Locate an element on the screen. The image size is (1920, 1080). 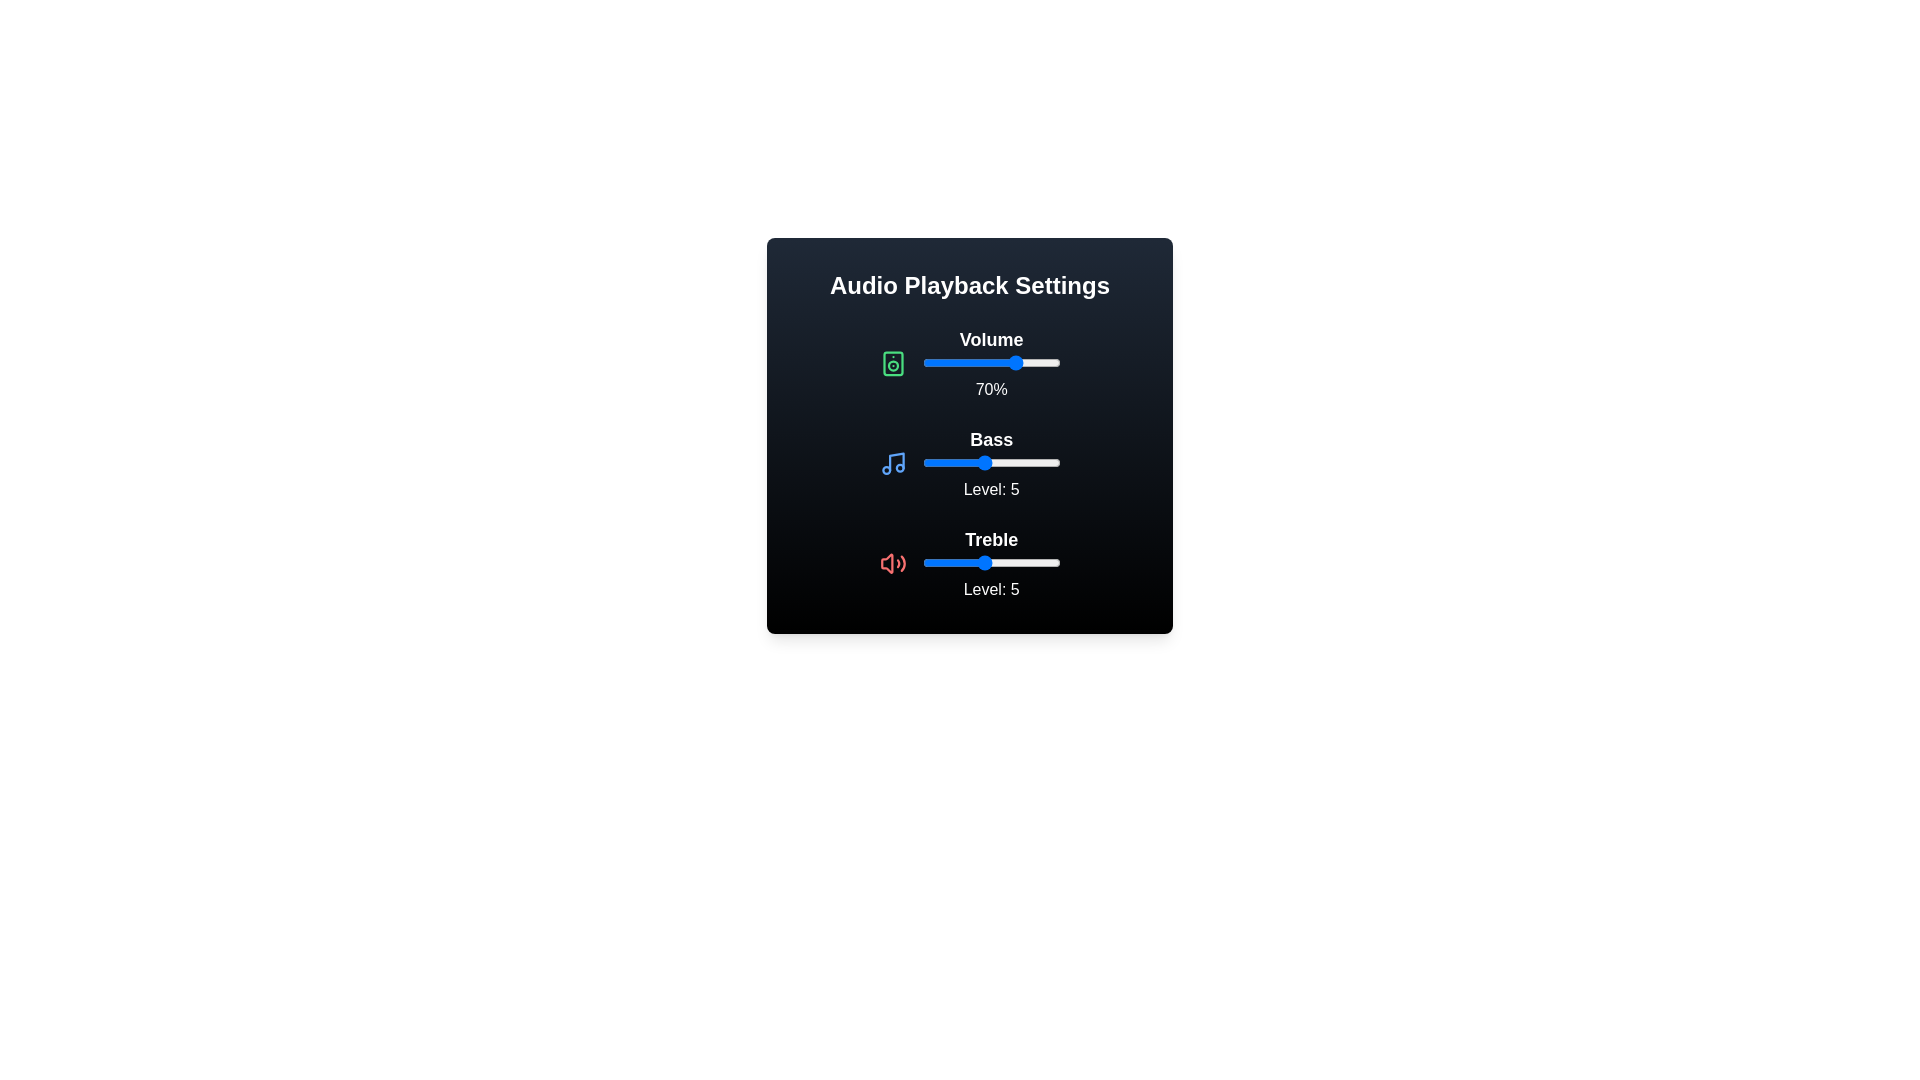
the volume slider is located at coordinates (964, 362).